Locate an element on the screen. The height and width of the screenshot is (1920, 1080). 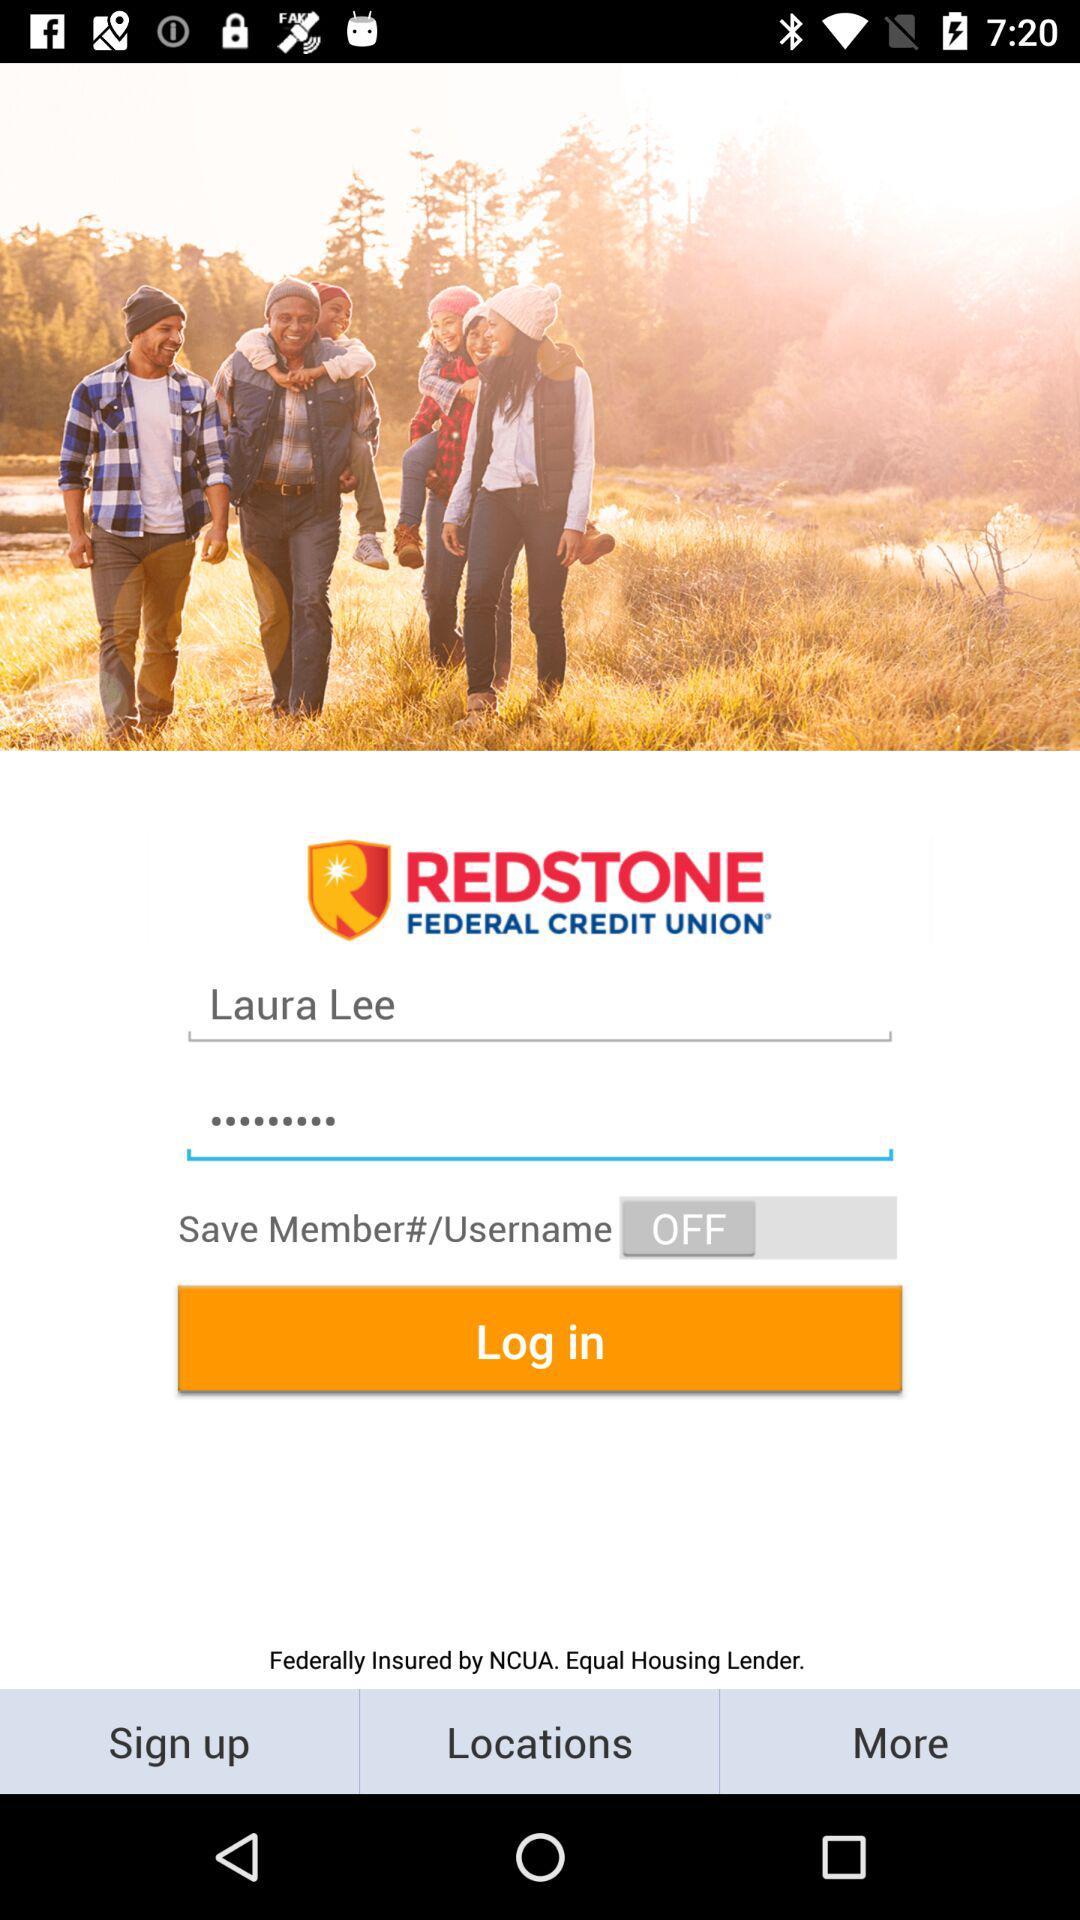
the item above log in item is located at coordinates (758, 1226).